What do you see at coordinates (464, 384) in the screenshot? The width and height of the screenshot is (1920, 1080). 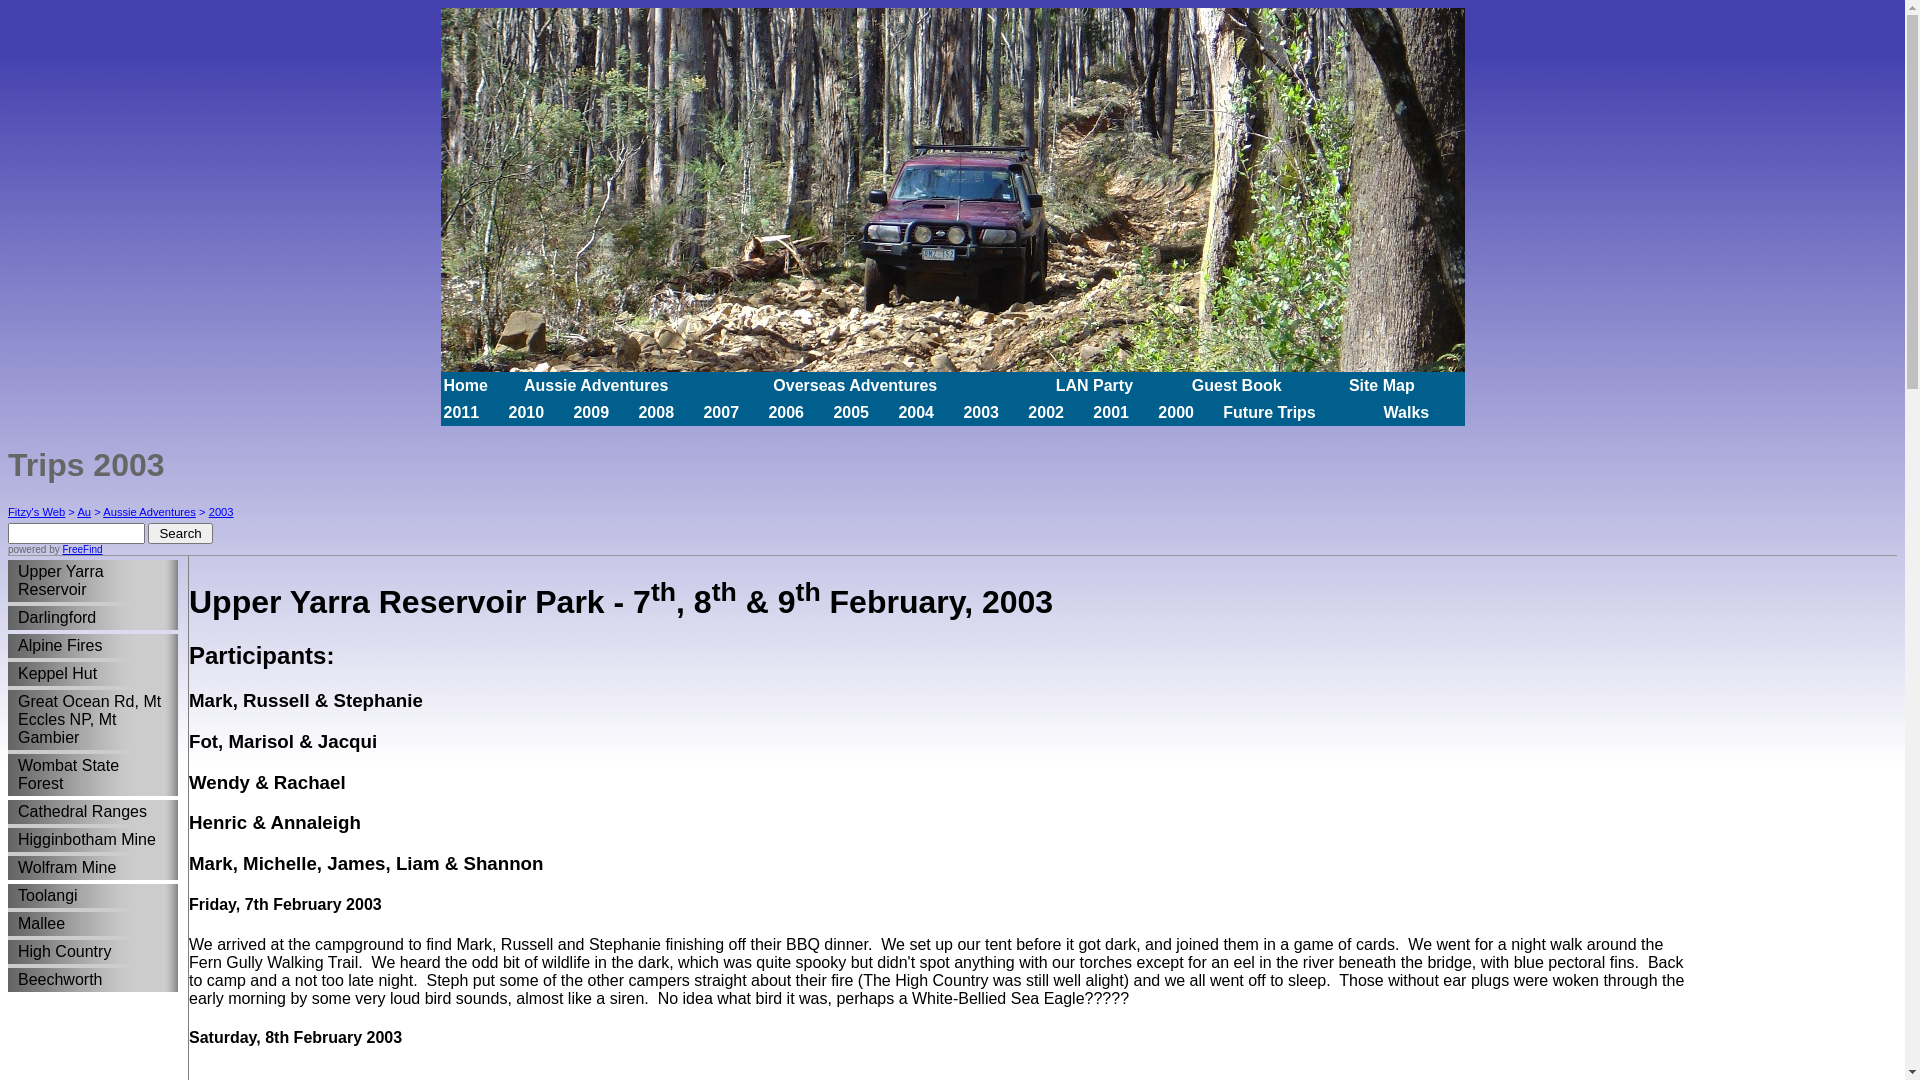 I see `'Home'` at bounding box center [464, 384].